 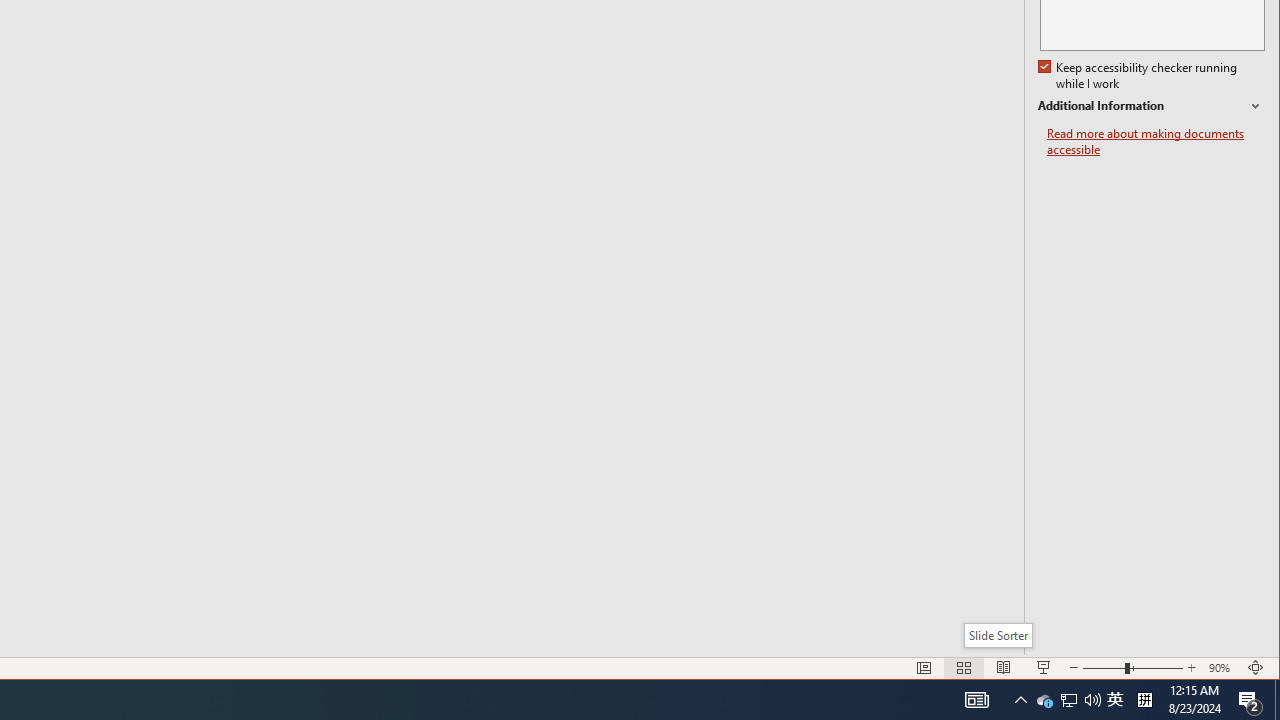 I want to click on 'Tray Input Indicator - Chinese (Simplified, China)', so click(x=1114, y=698).